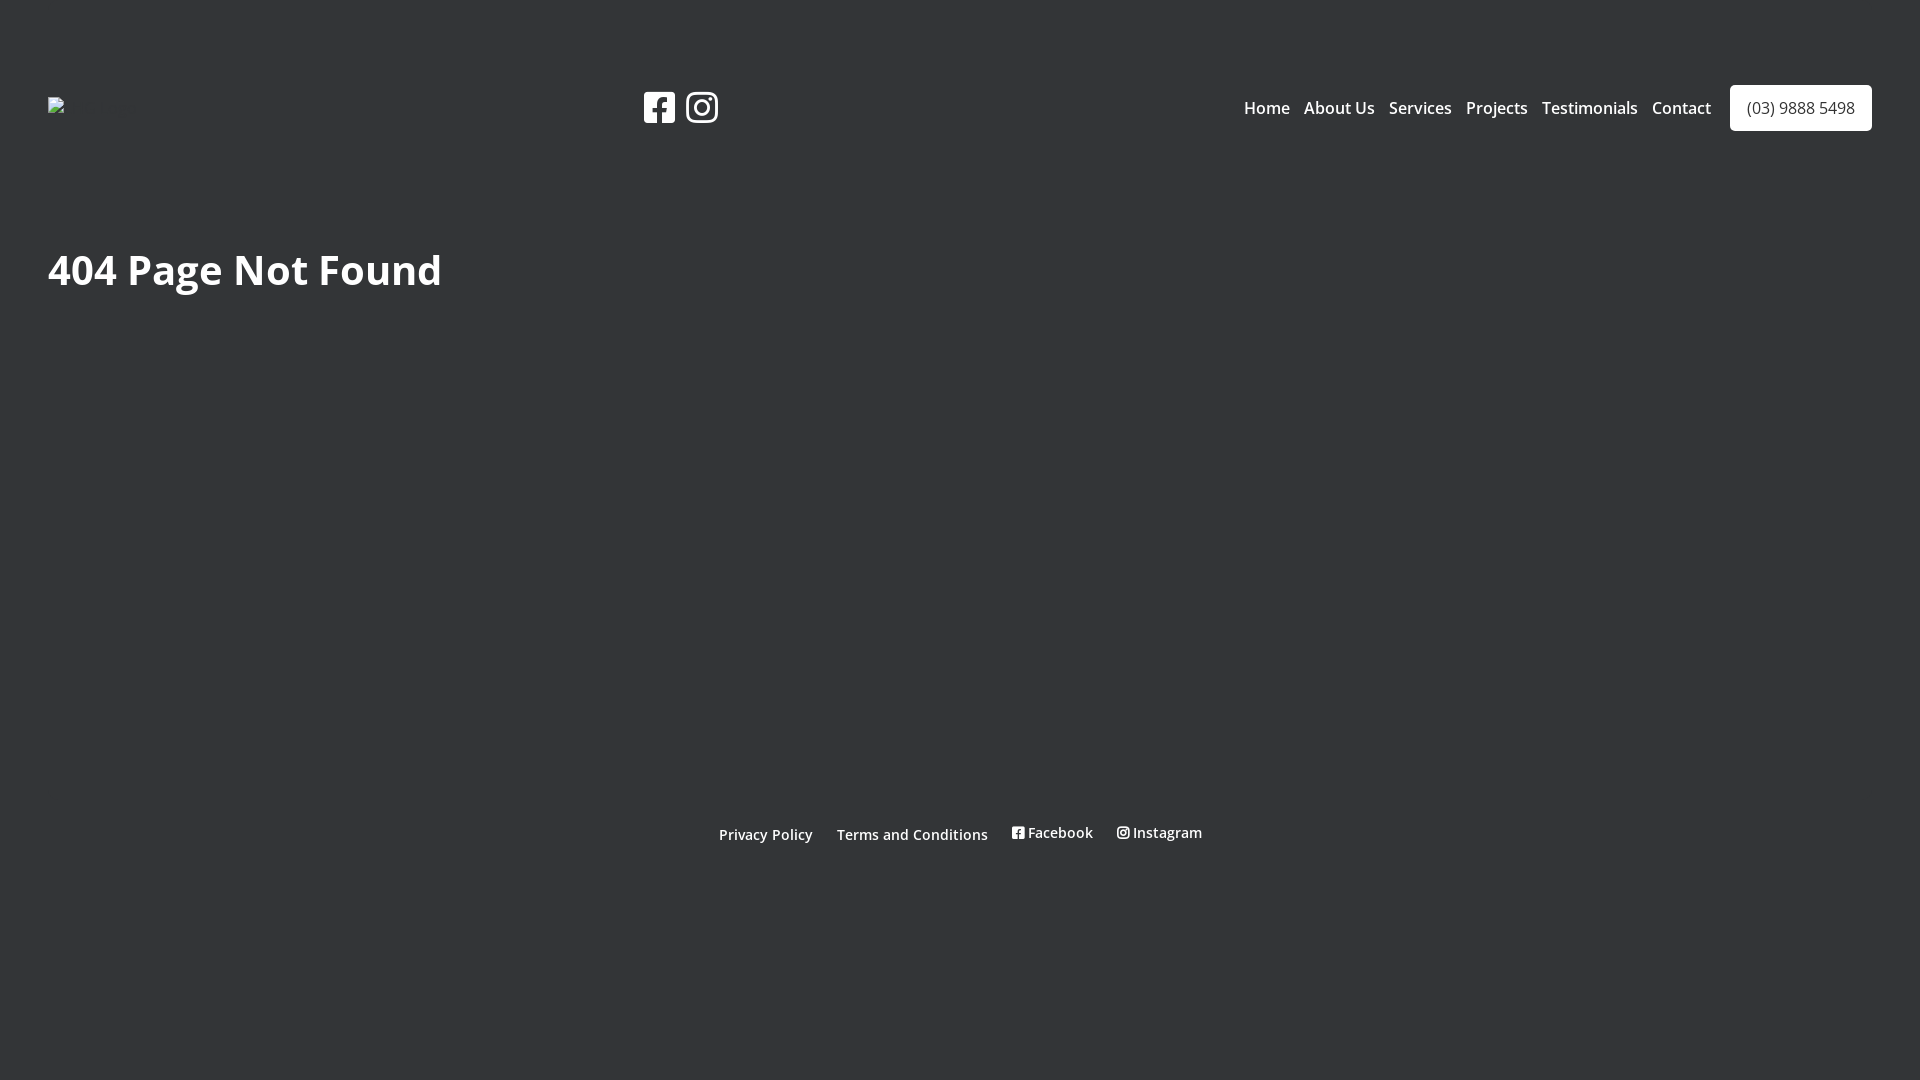  Describe the element at coordinates (1588, 107) in the screenshot. I see `'Testimonials'` at that location.